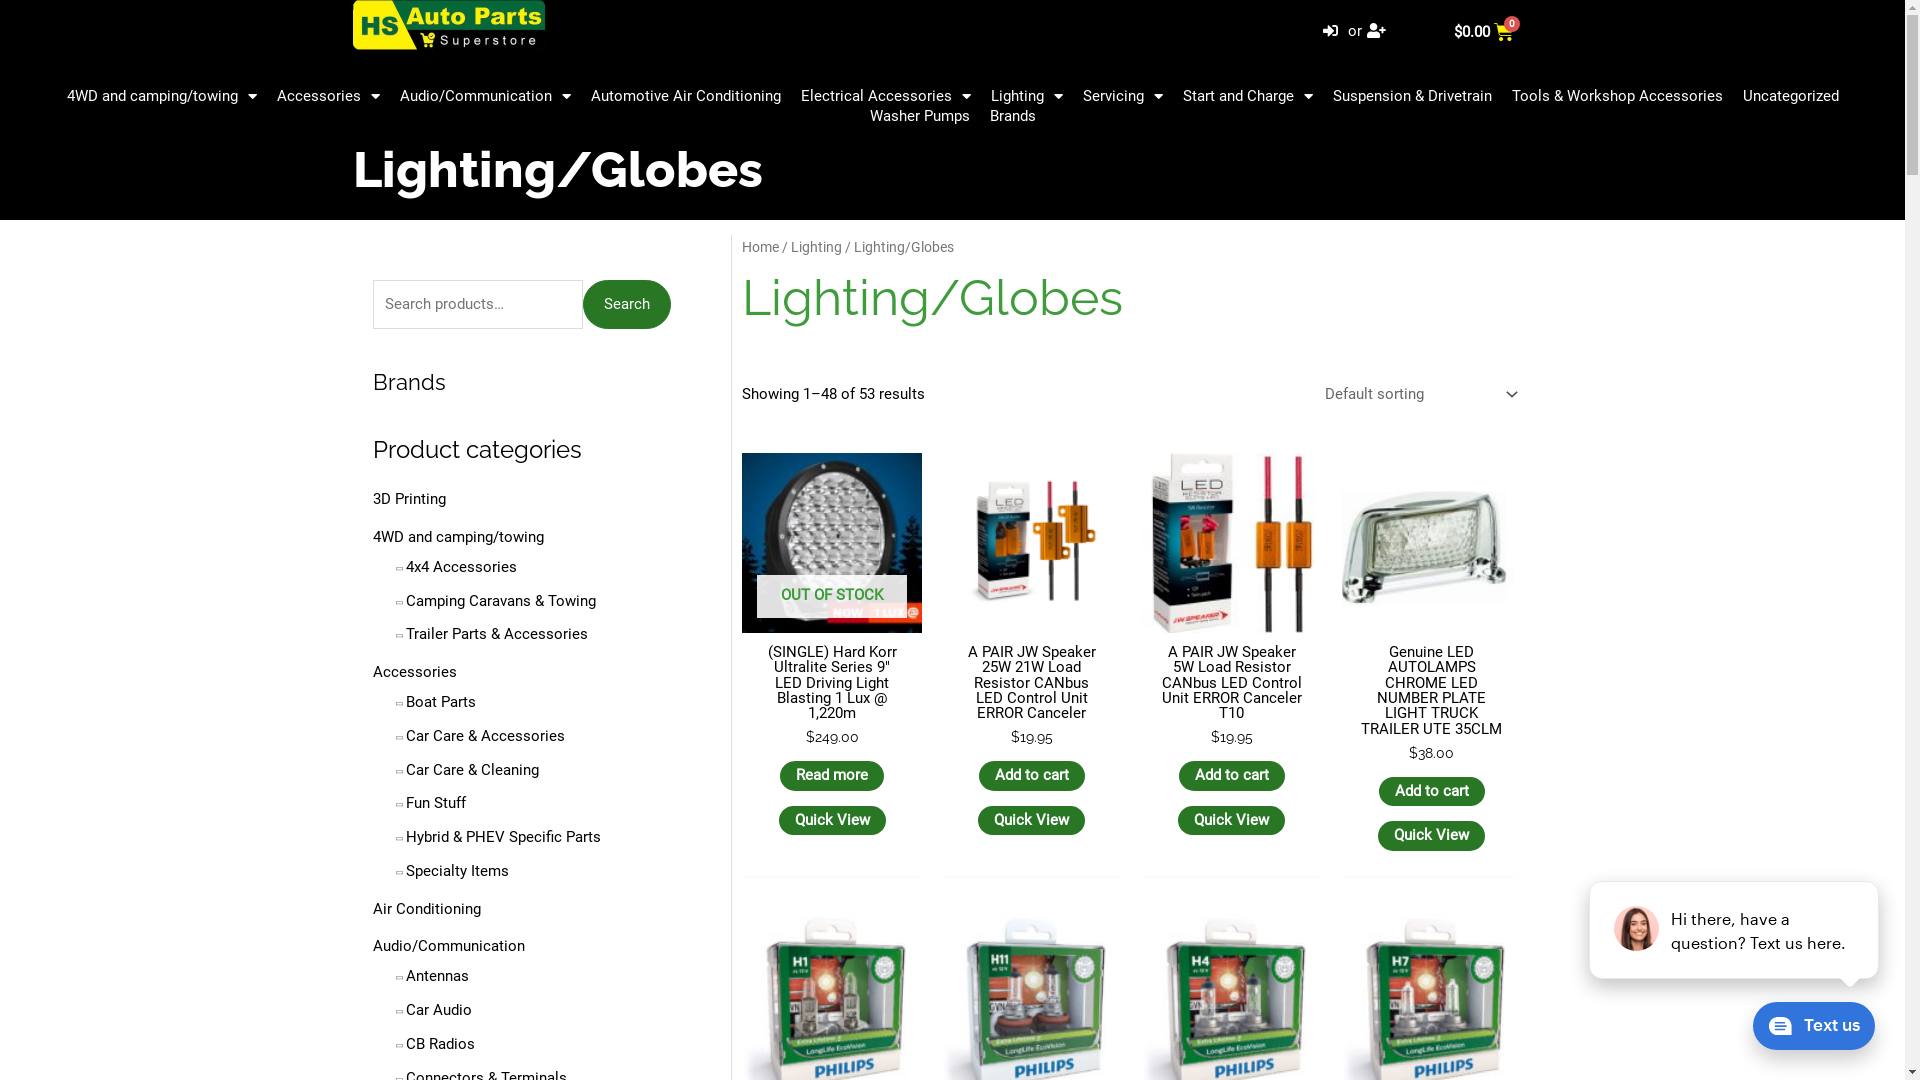 The image size is (1920, 1080). Describe the element at coordinates (440, 701) in the screenshot. I see `'Boat Parts'` at that location.